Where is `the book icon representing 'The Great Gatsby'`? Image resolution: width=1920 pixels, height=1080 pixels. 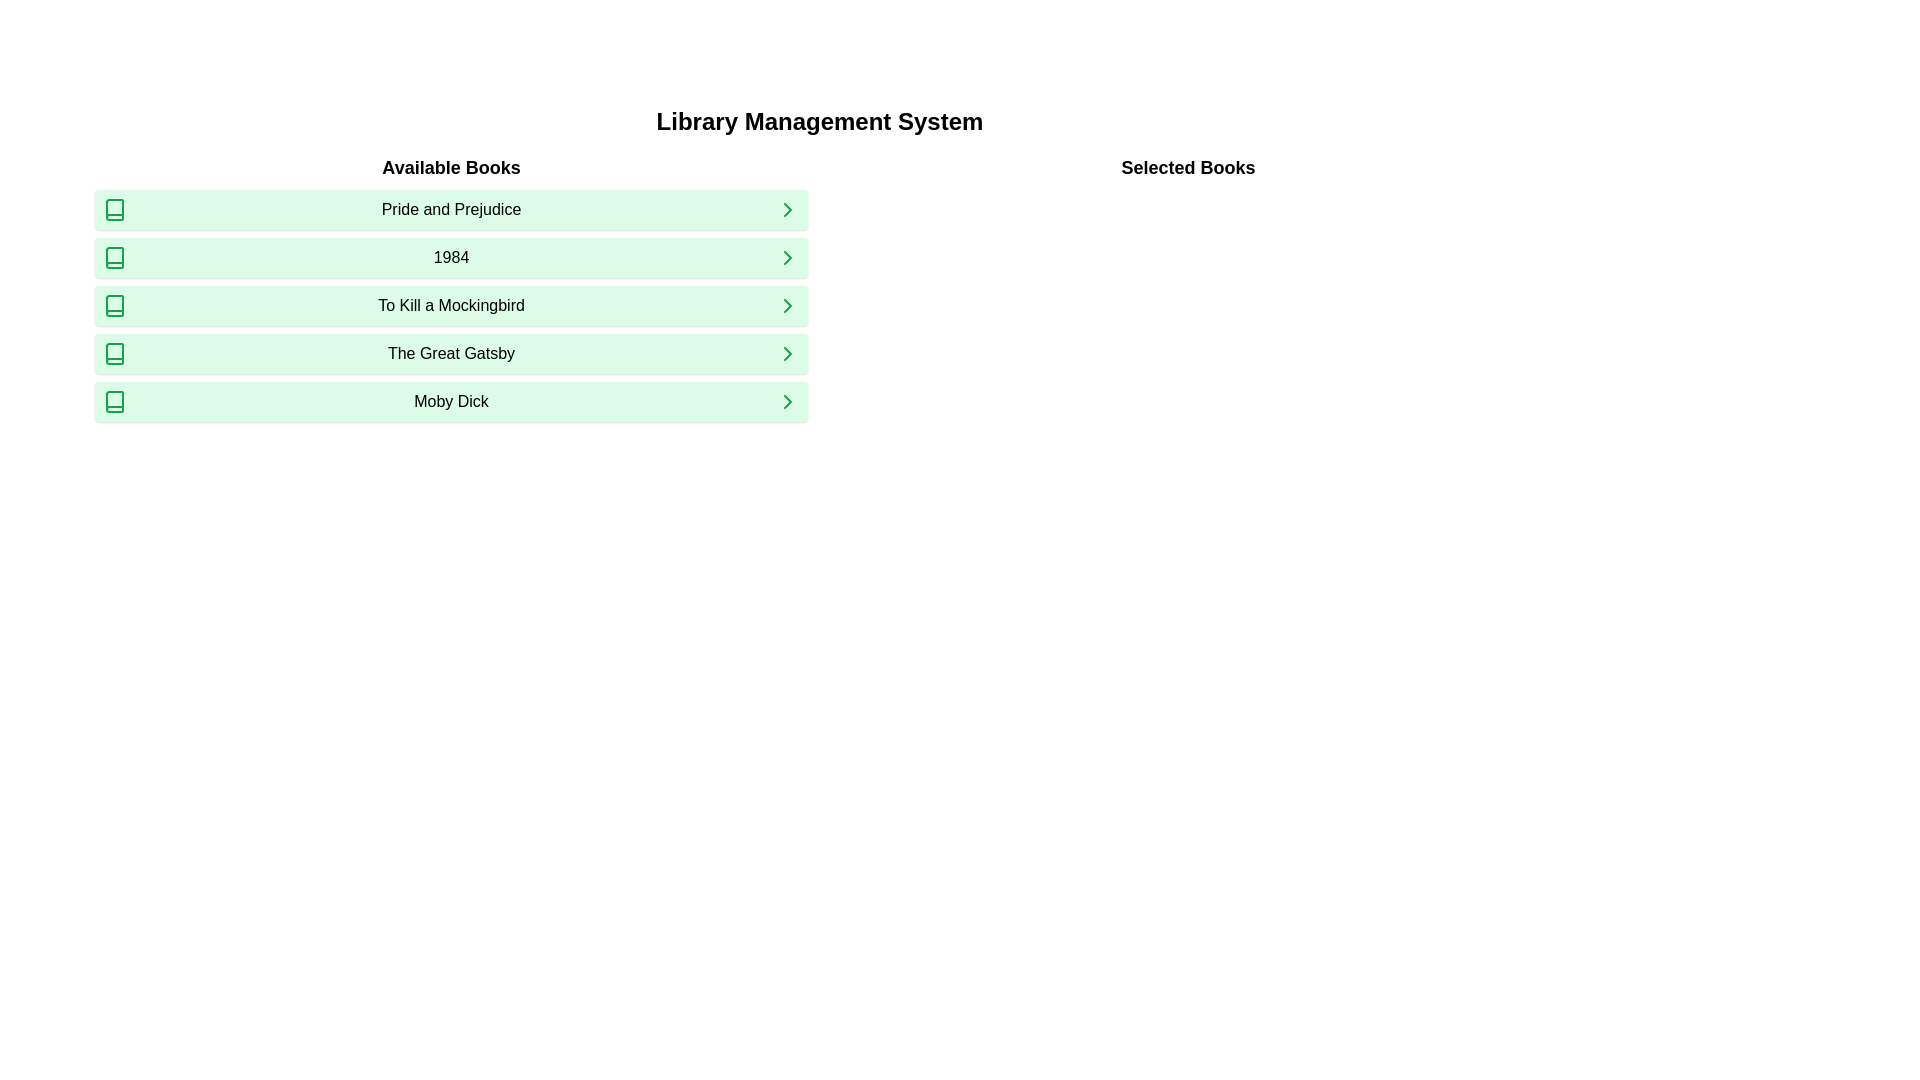 the book icon representing 'The Great Gatsby' is located at coordinates (114, 353).